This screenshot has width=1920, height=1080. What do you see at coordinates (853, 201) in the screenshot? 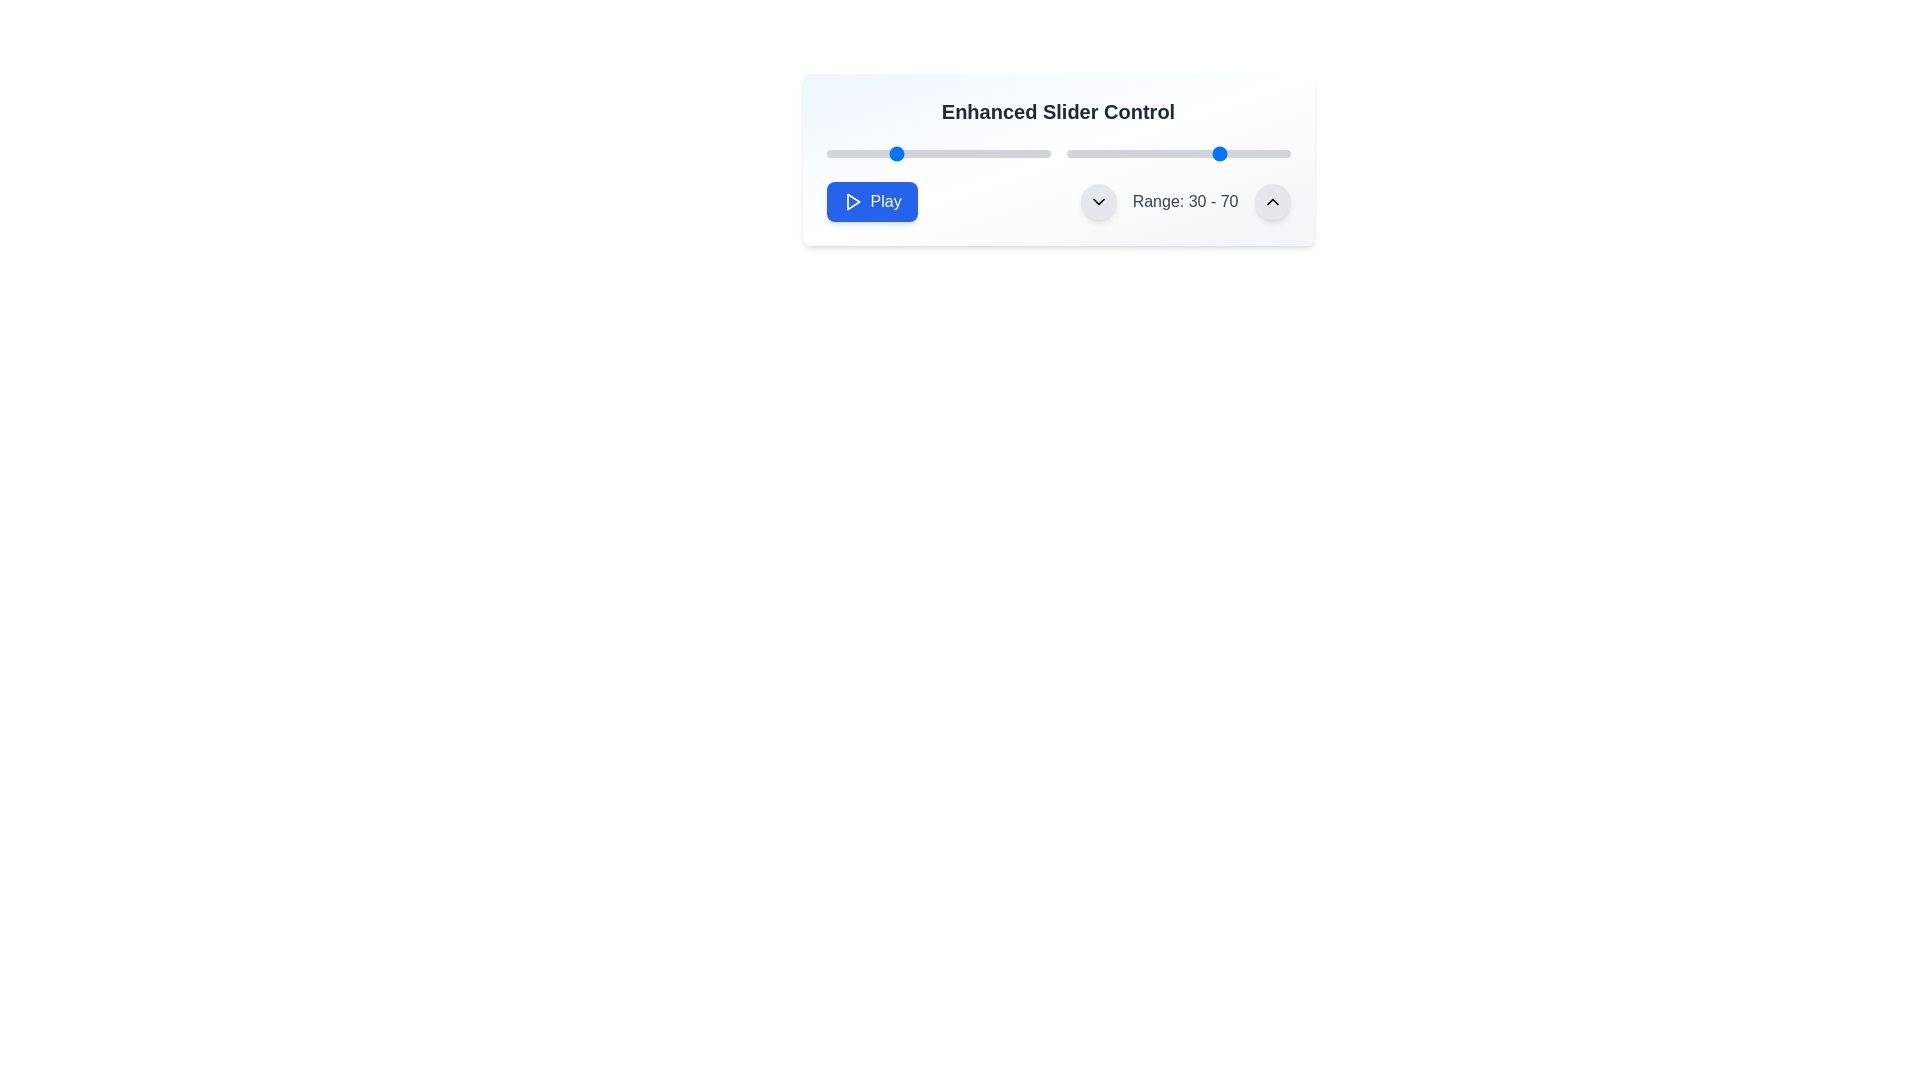
I see `the triangular play icon located centrally within the blue rectangular 'Play' button to initiate play functionality` at bounding box center [853, 201].